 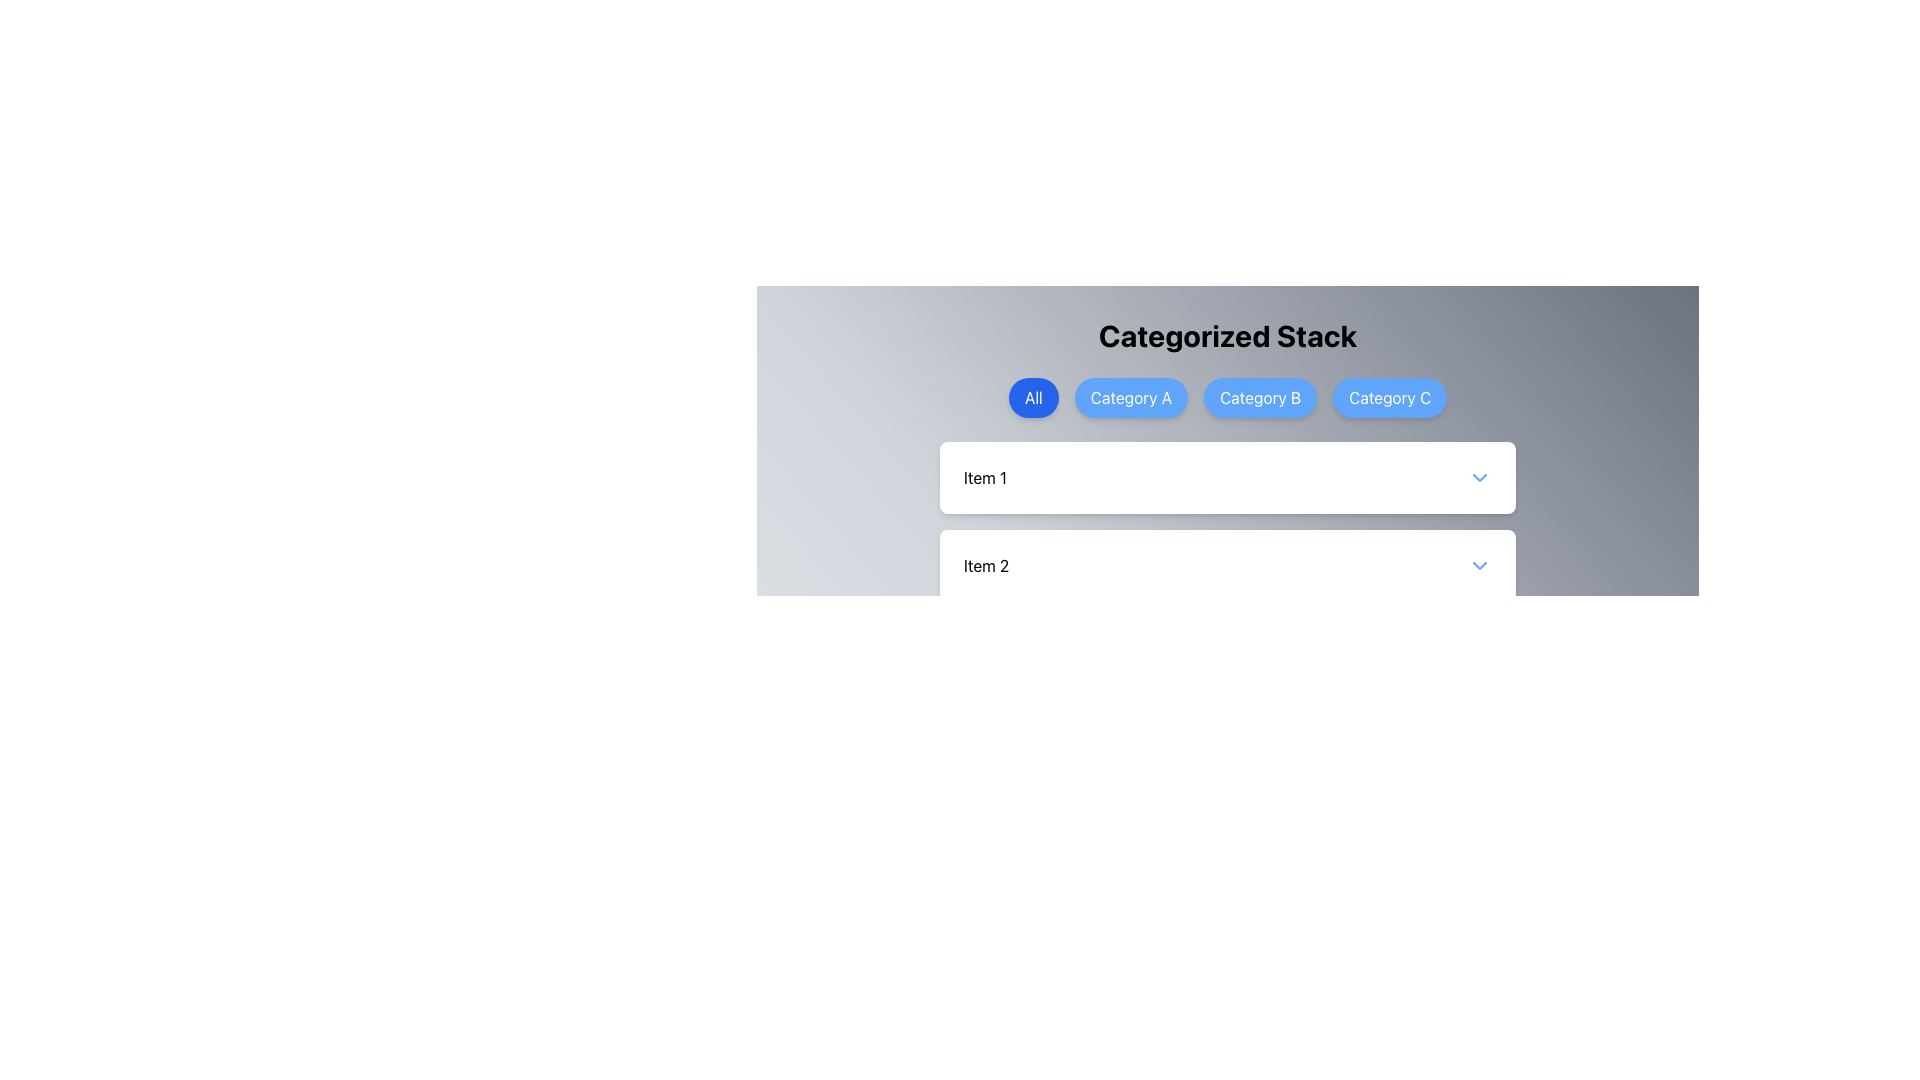 What do you see at coordinates (1259, 397) in the screenshot?
I see `the third button labeled 'Category B' located below the 'Categorized Stack' heading` at bounding box center [1259, 397].